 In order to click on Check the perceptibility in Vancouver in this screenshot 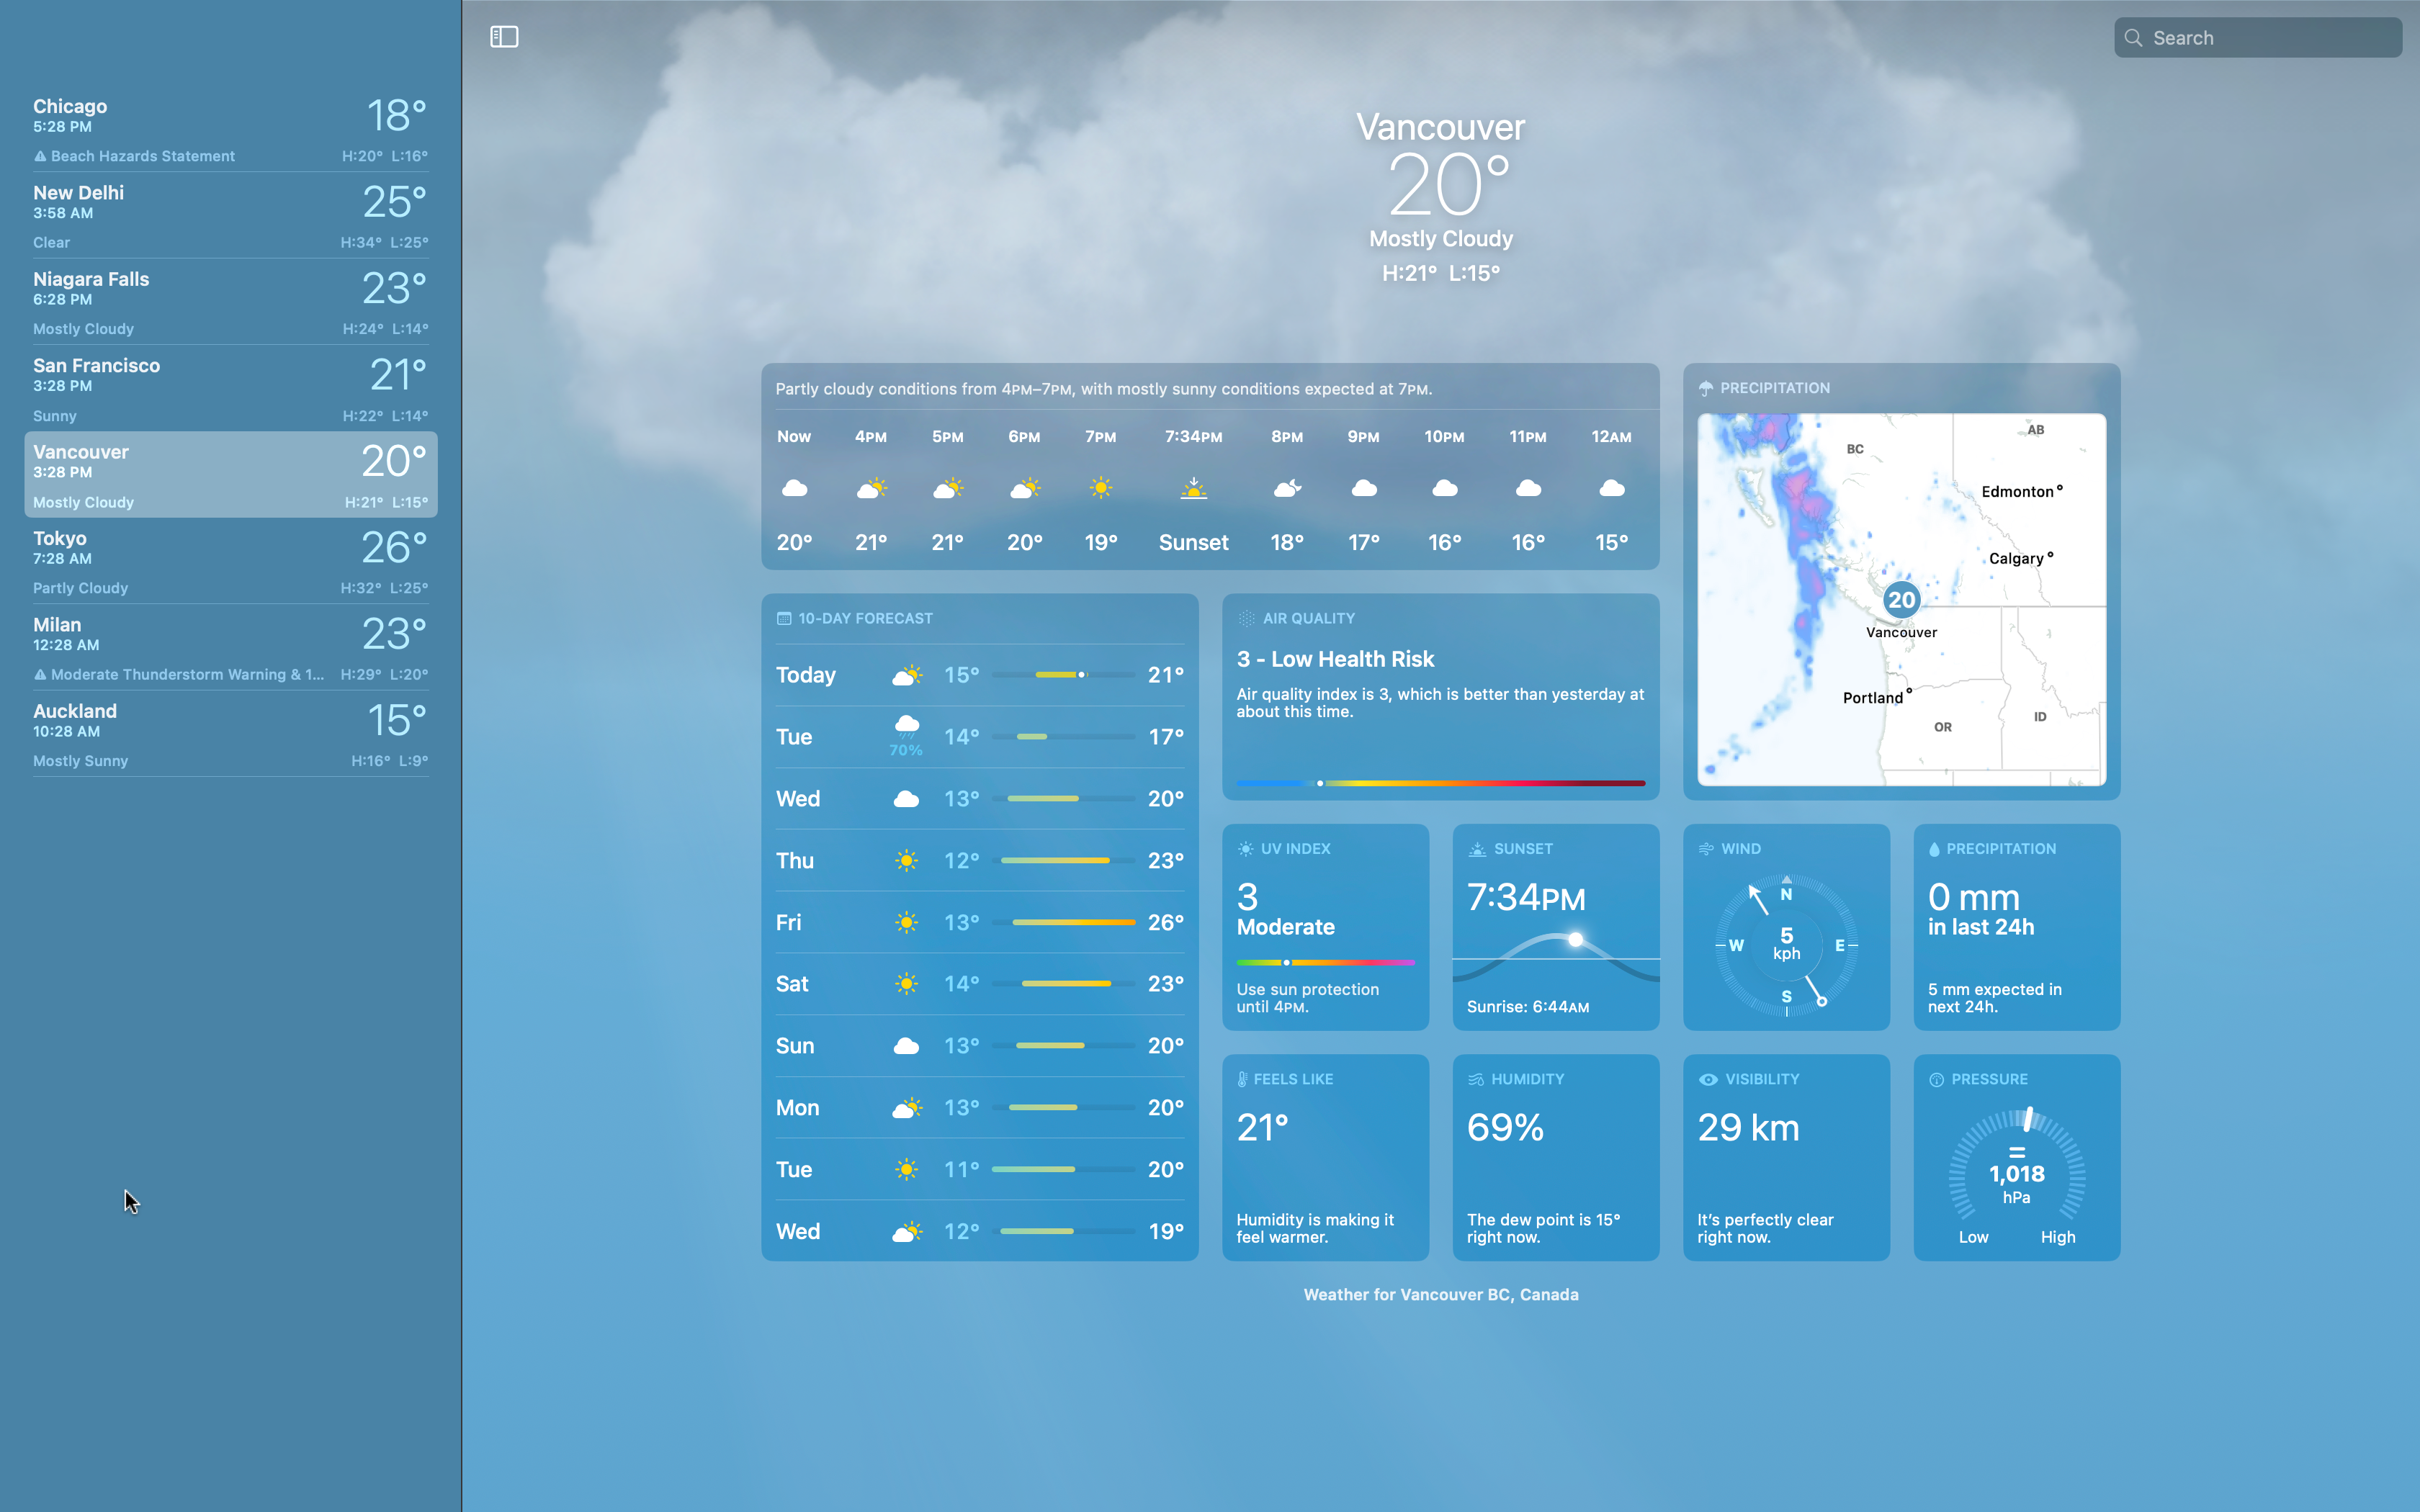, I will do `click(1785, 1155)`.